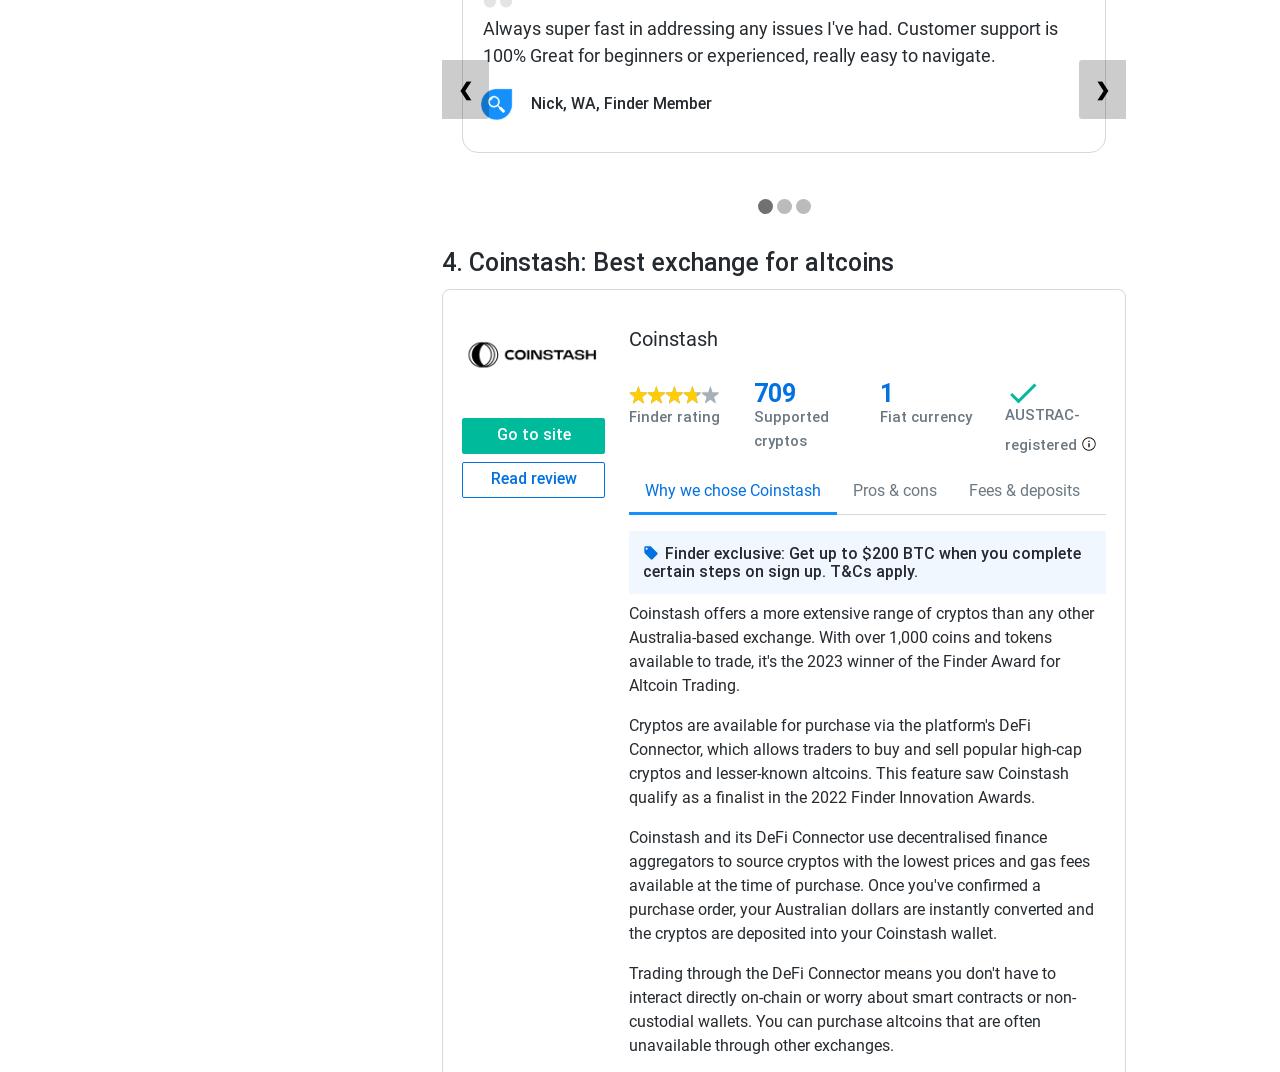 The image size is (1280, 1072). Describe the element at coordinates (732, 490) in the screenshot. I see `'Why we chose Coinstash'` at that location.